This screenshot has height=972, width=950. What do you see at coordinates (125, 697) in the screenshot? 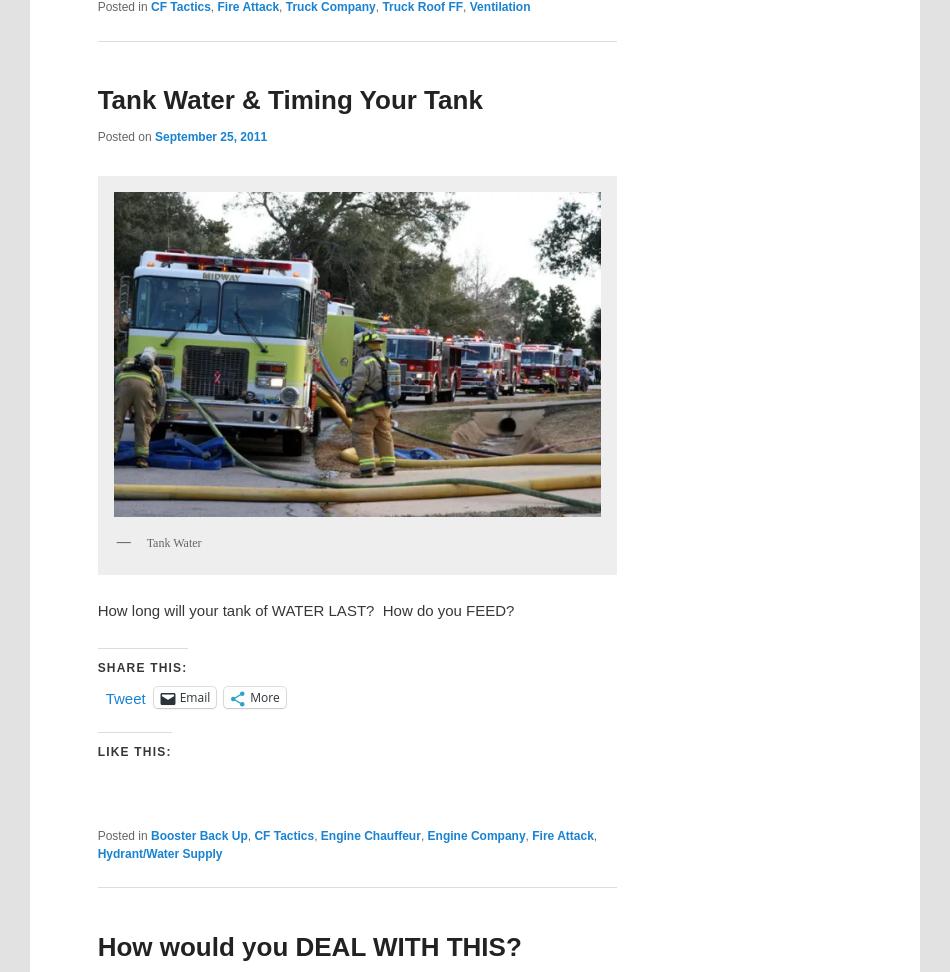
I see `'Tweet'` at bounding box center [125, 697].